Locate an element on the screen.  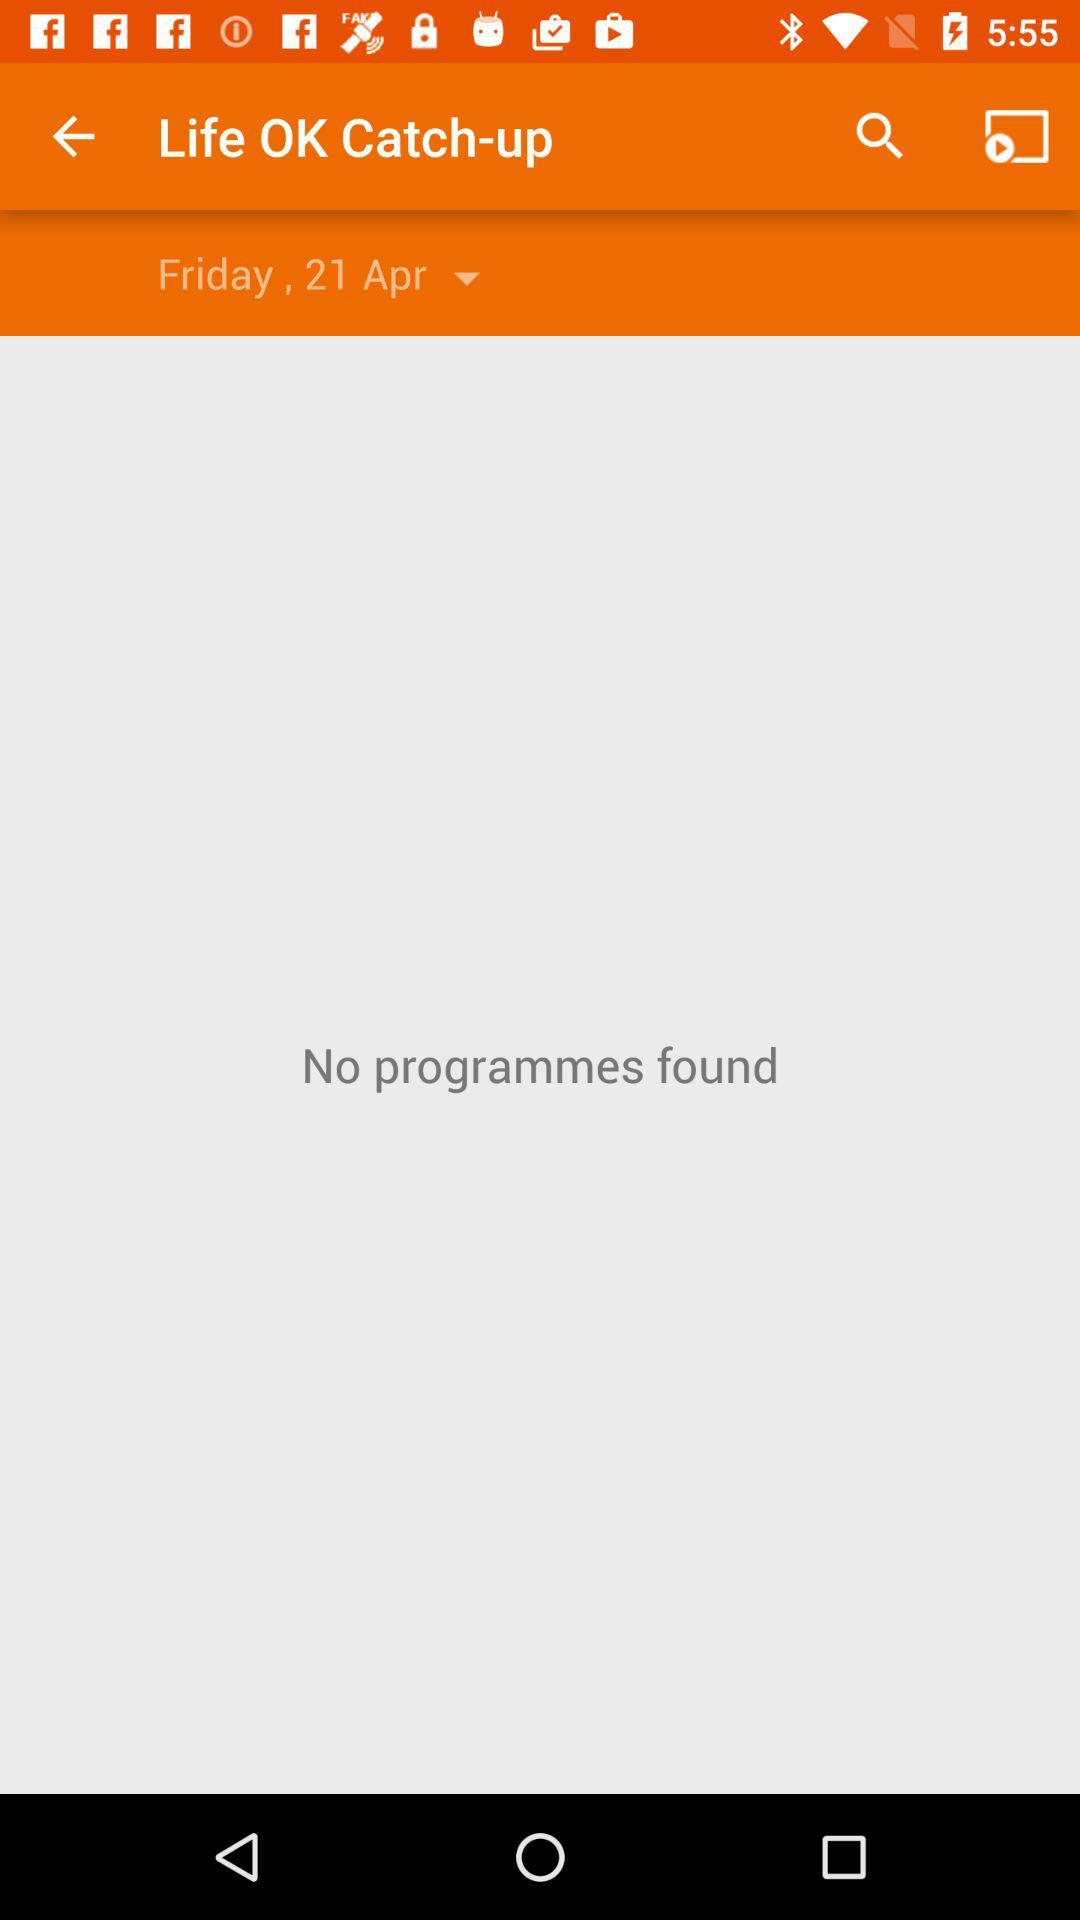
app to the right of the life ok catch item is located at coordinates (879, 135).